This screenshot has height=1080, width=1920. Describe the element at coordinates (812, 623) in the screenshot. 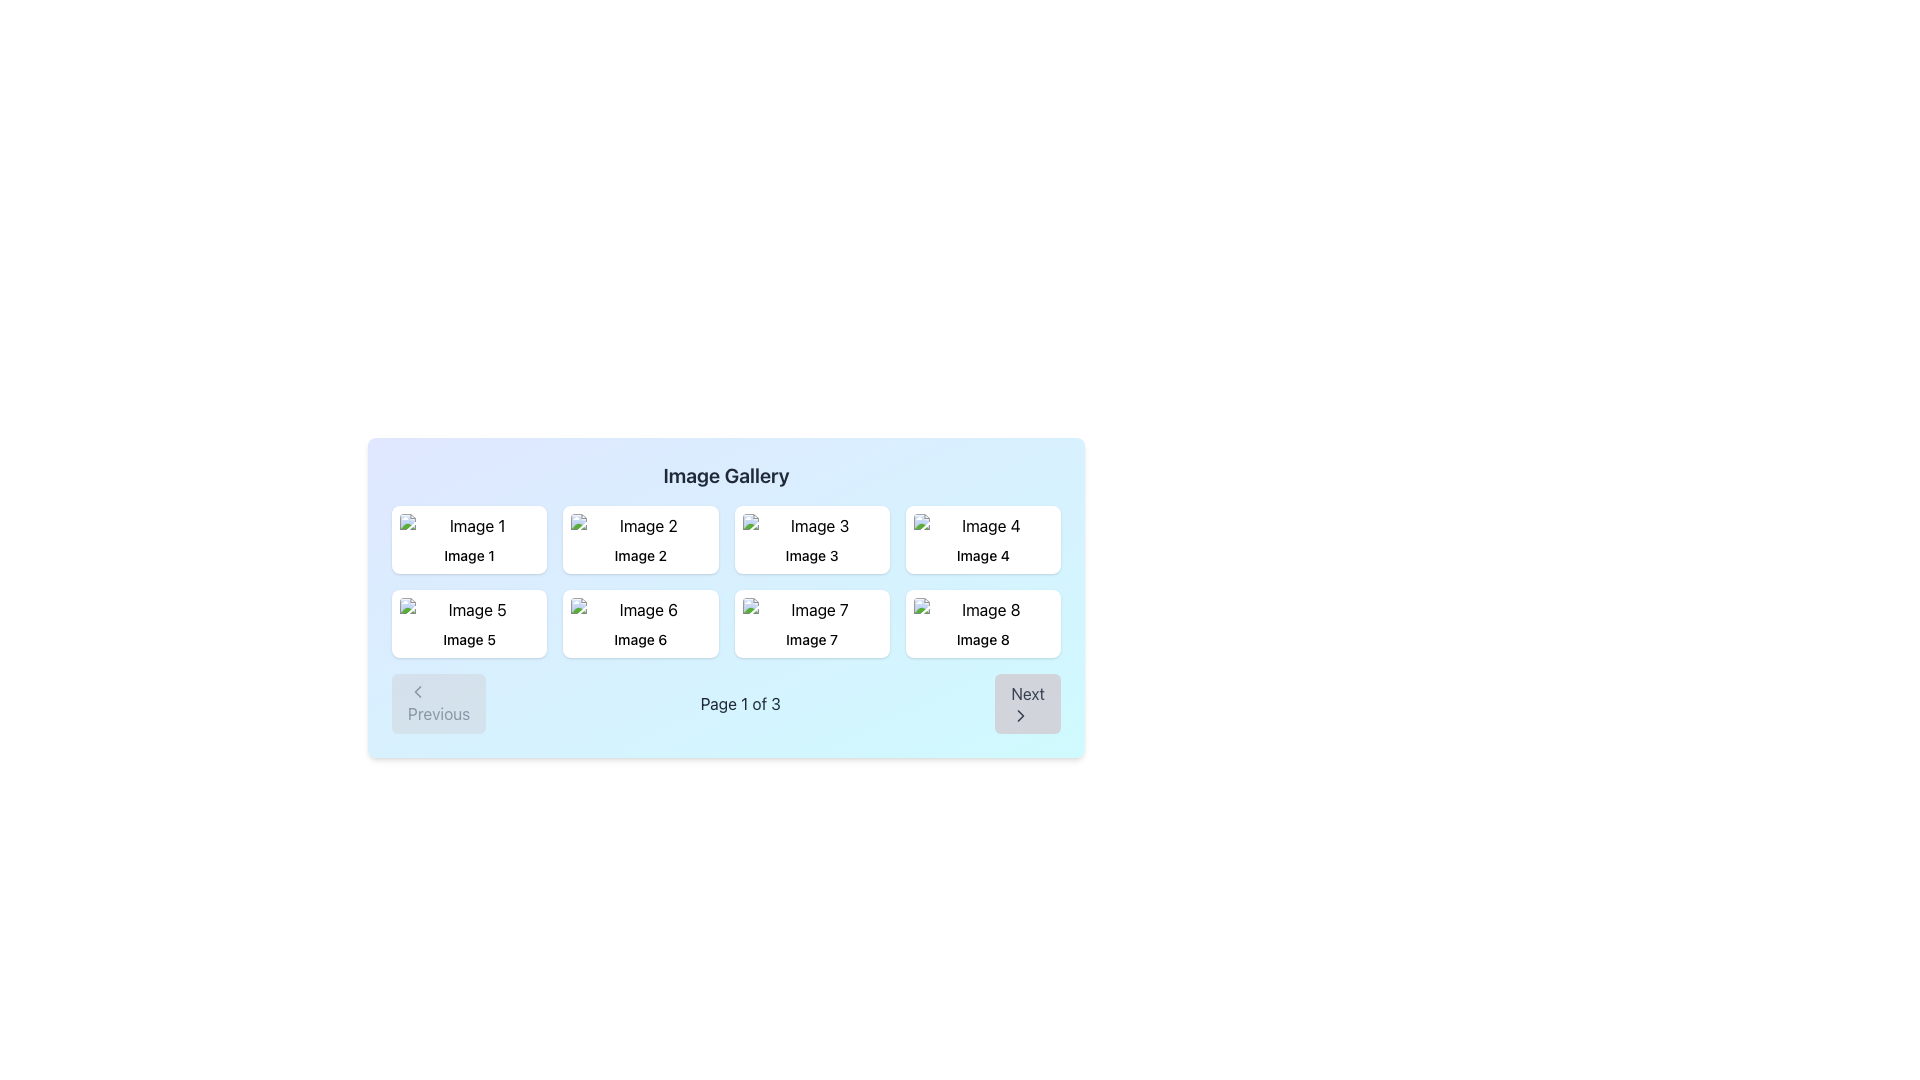

I see `the Gallery item card displaying 'Image 7', located in the second row and third column of the grid` at that location.